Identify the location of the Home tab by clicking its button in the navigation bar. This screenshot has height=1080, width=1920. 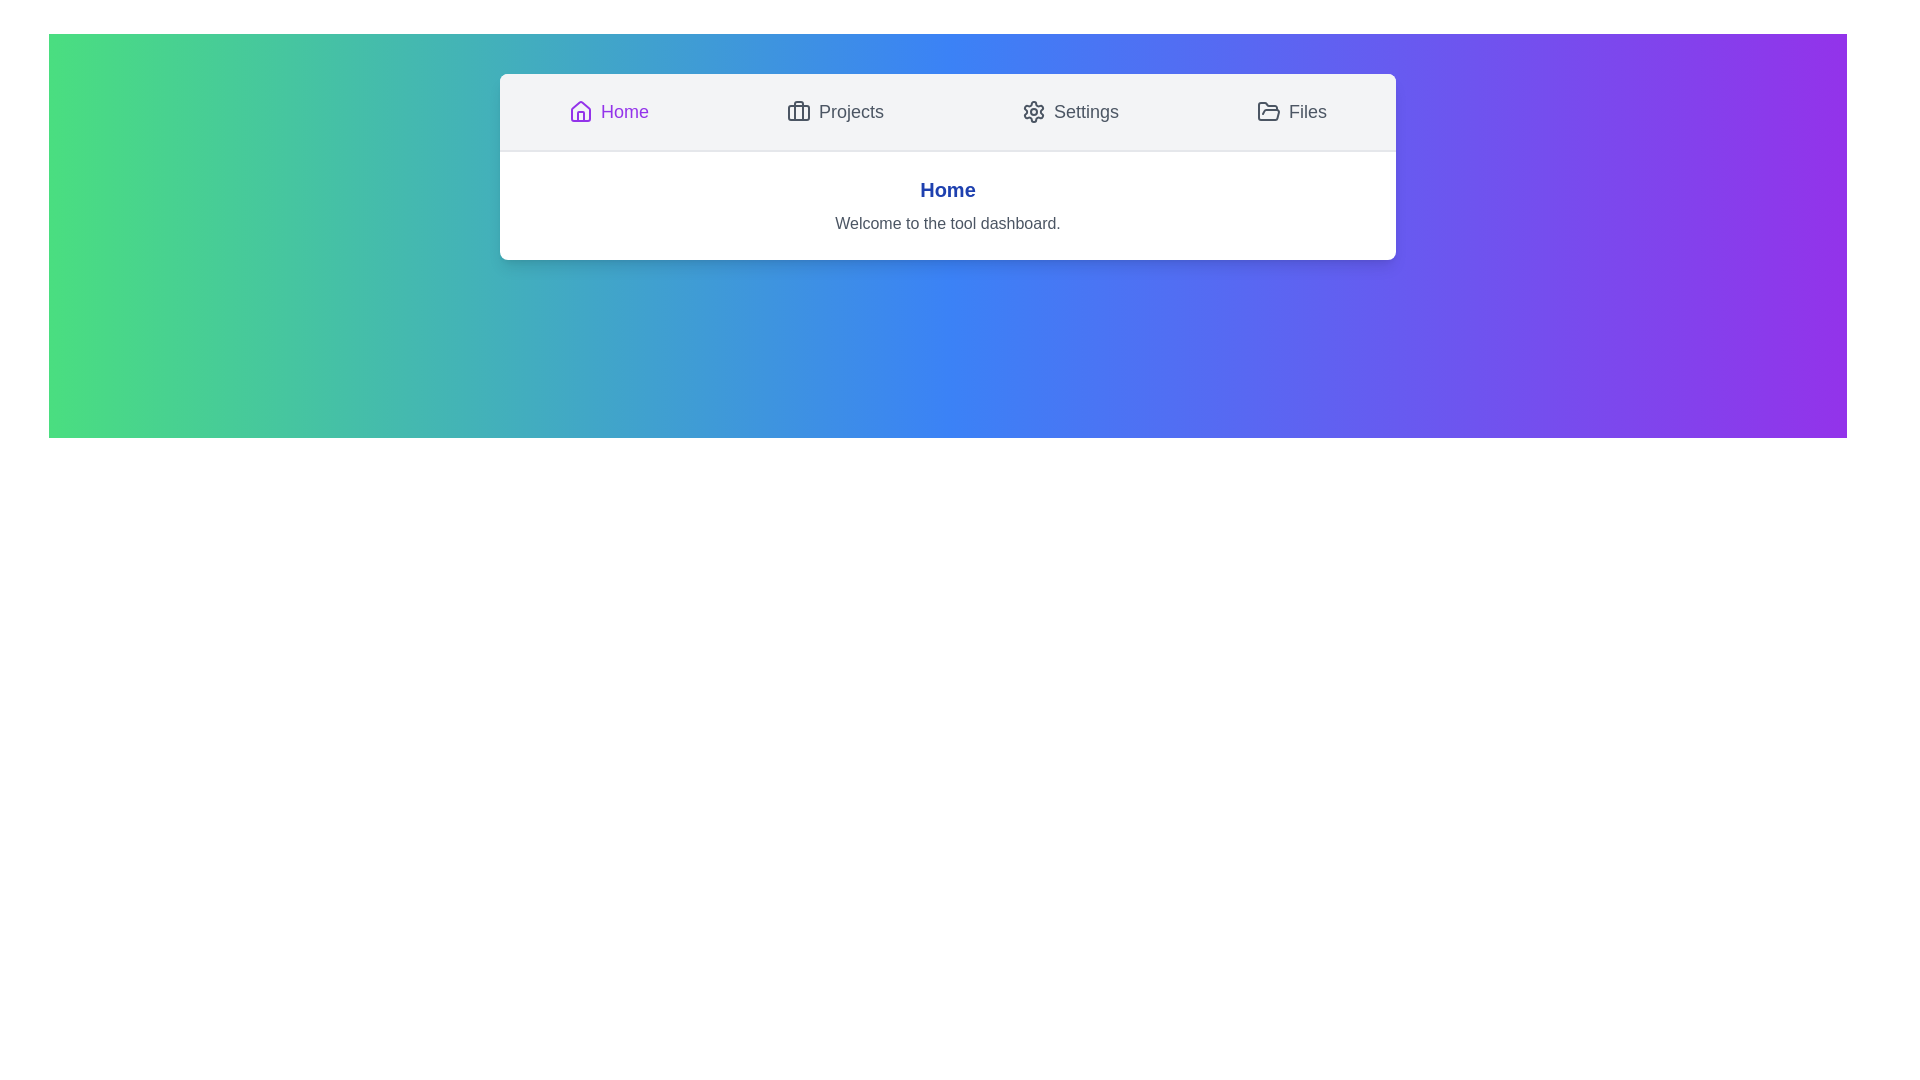
(608, 111).